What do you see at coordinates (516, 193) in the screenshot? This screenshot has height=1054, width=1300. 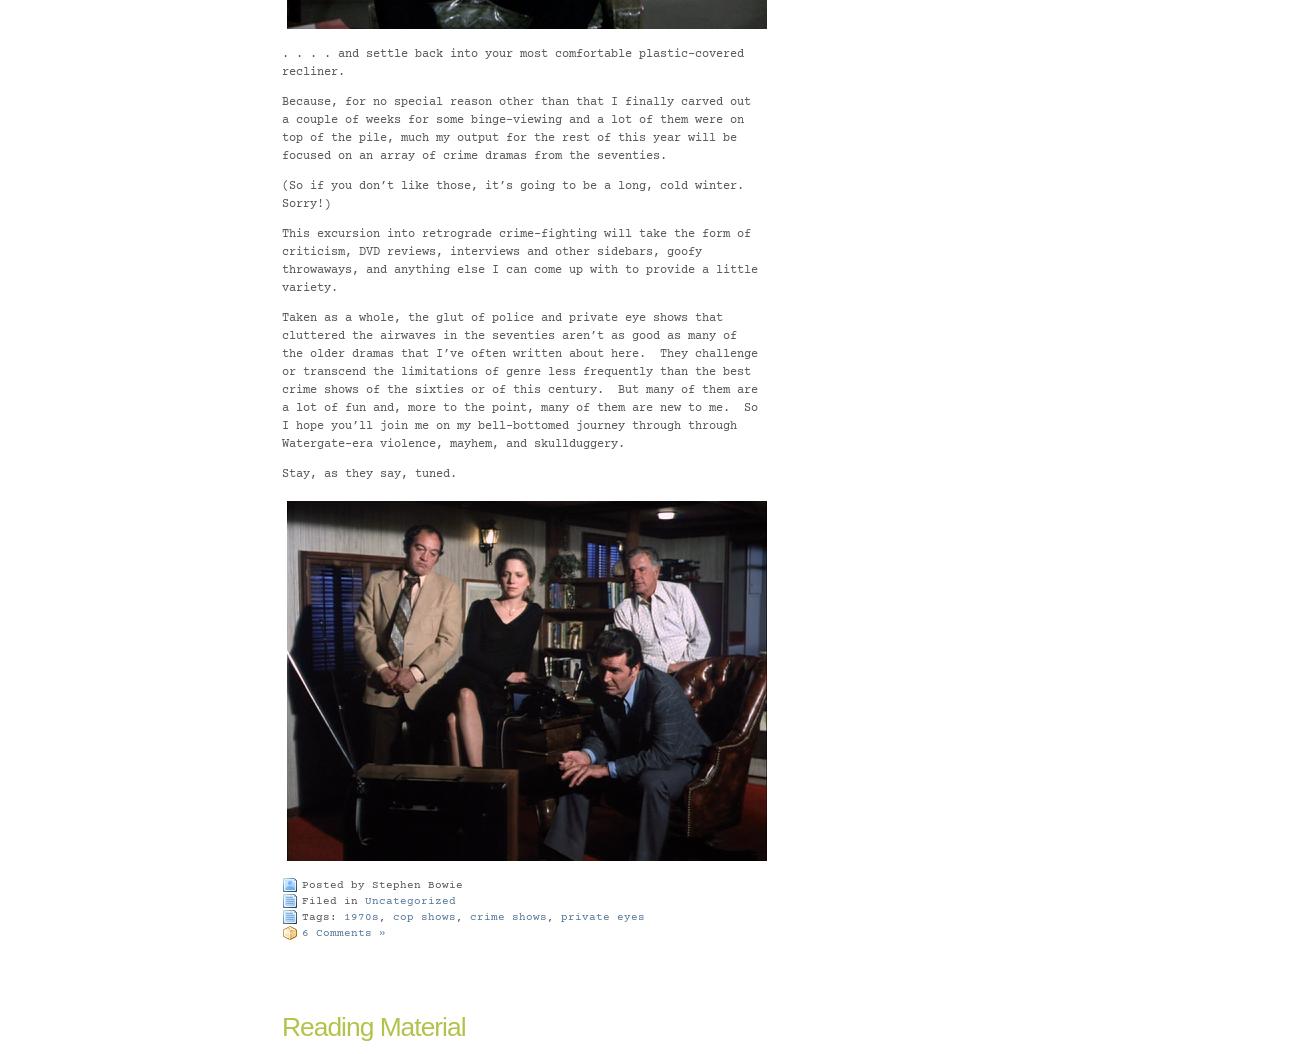 I see `'(So if you don’t like those, it’s going to be a long, cold winter.  Sorry!)'` at bounding box center [516, 193].